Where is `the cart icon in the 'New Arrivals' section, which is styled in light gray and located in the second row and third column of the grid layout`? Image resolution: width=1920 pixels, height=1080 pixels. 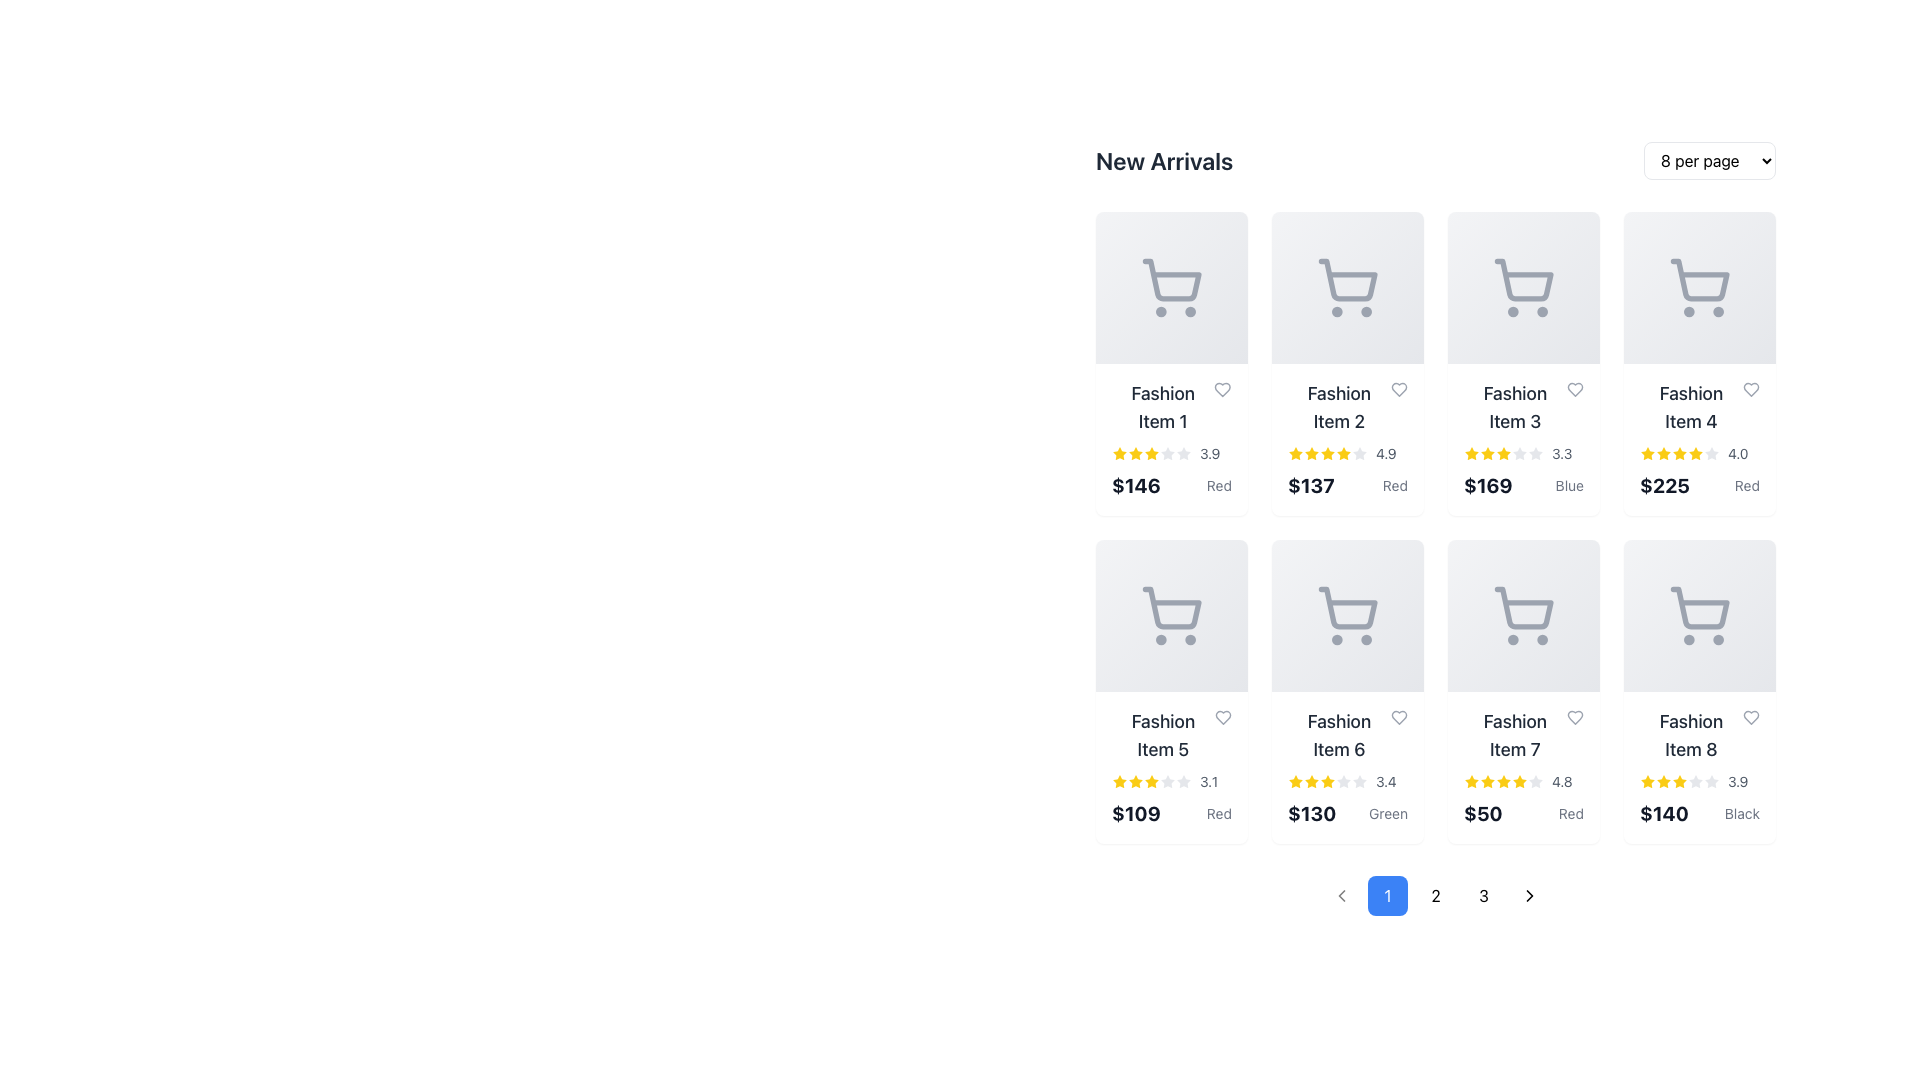
the cart icon in the 'New Arrivals' section, which is styled in light gray and located in the second row and third column of the grid layout is located at coordinates (1348, 607).